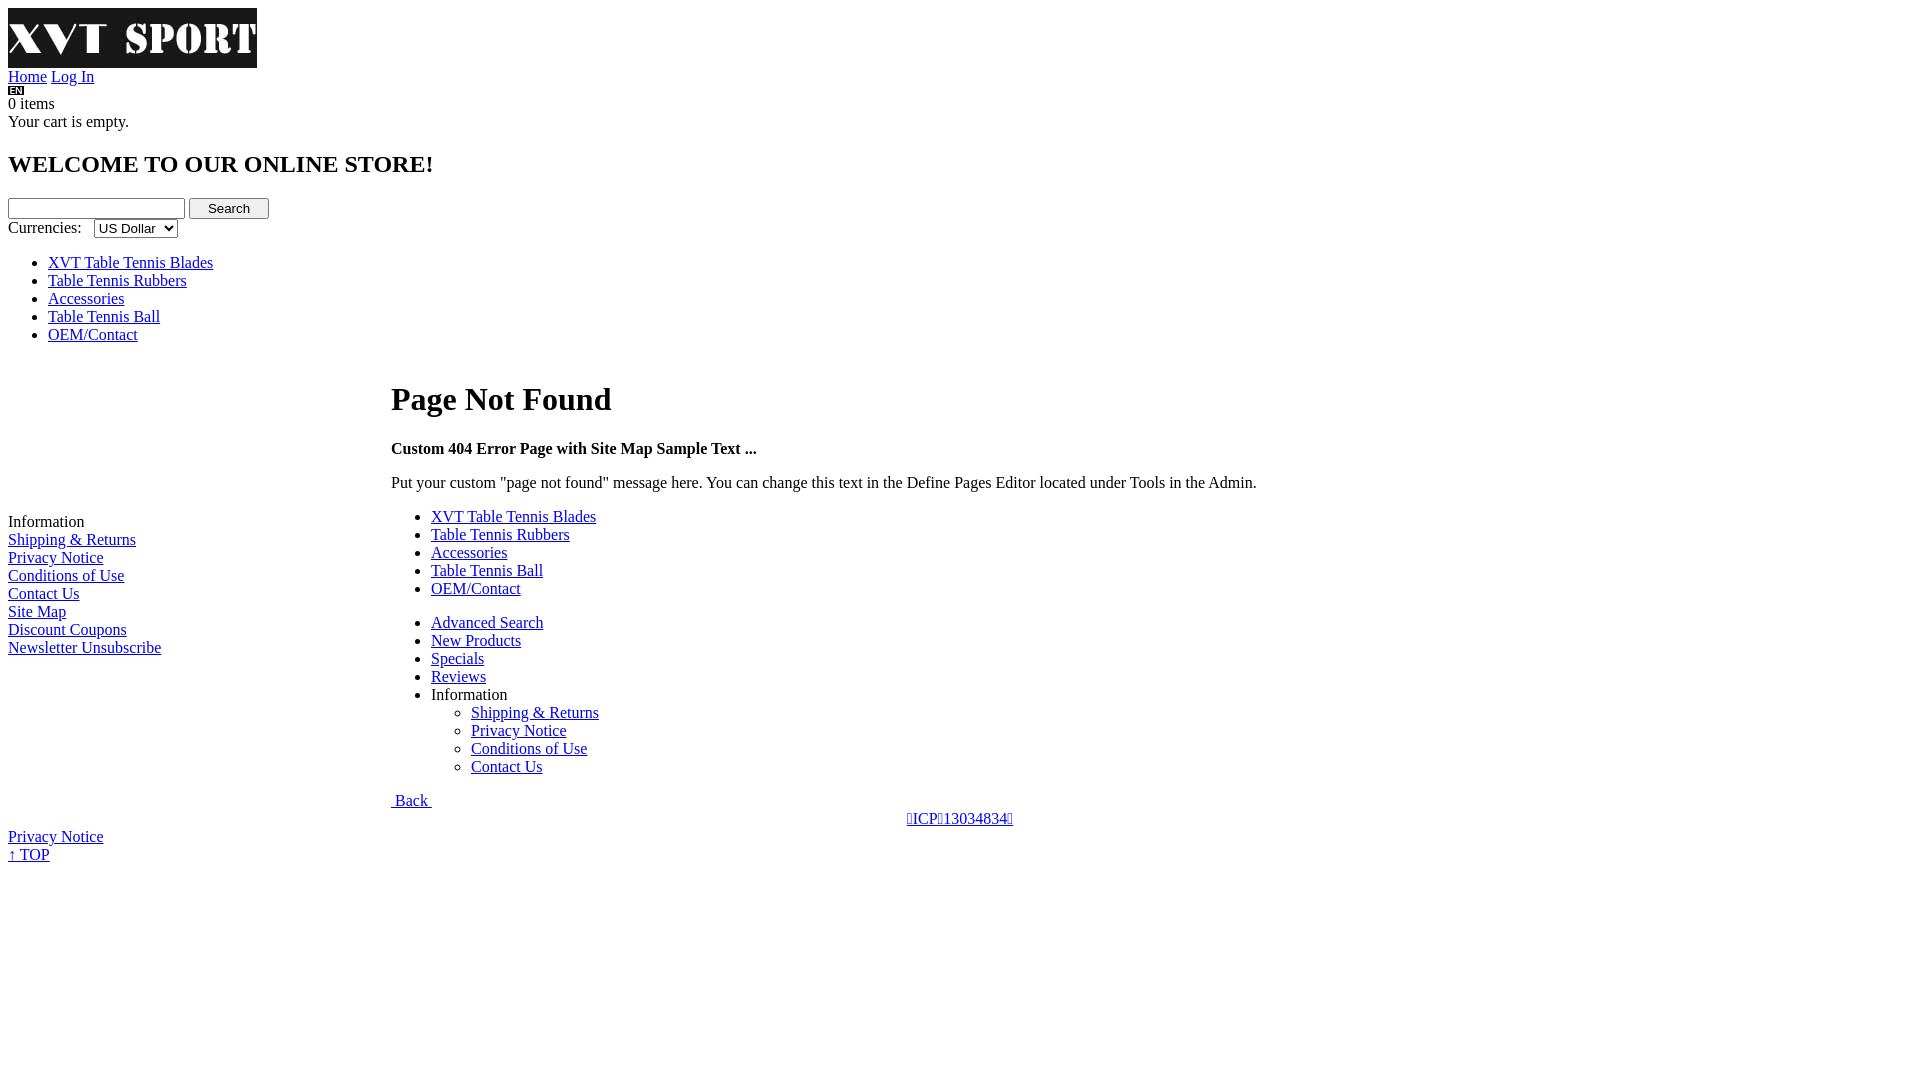 The image size is (1920, 1080). I want to click on 'Newsletter Unsubscribe', so click(83, 647).